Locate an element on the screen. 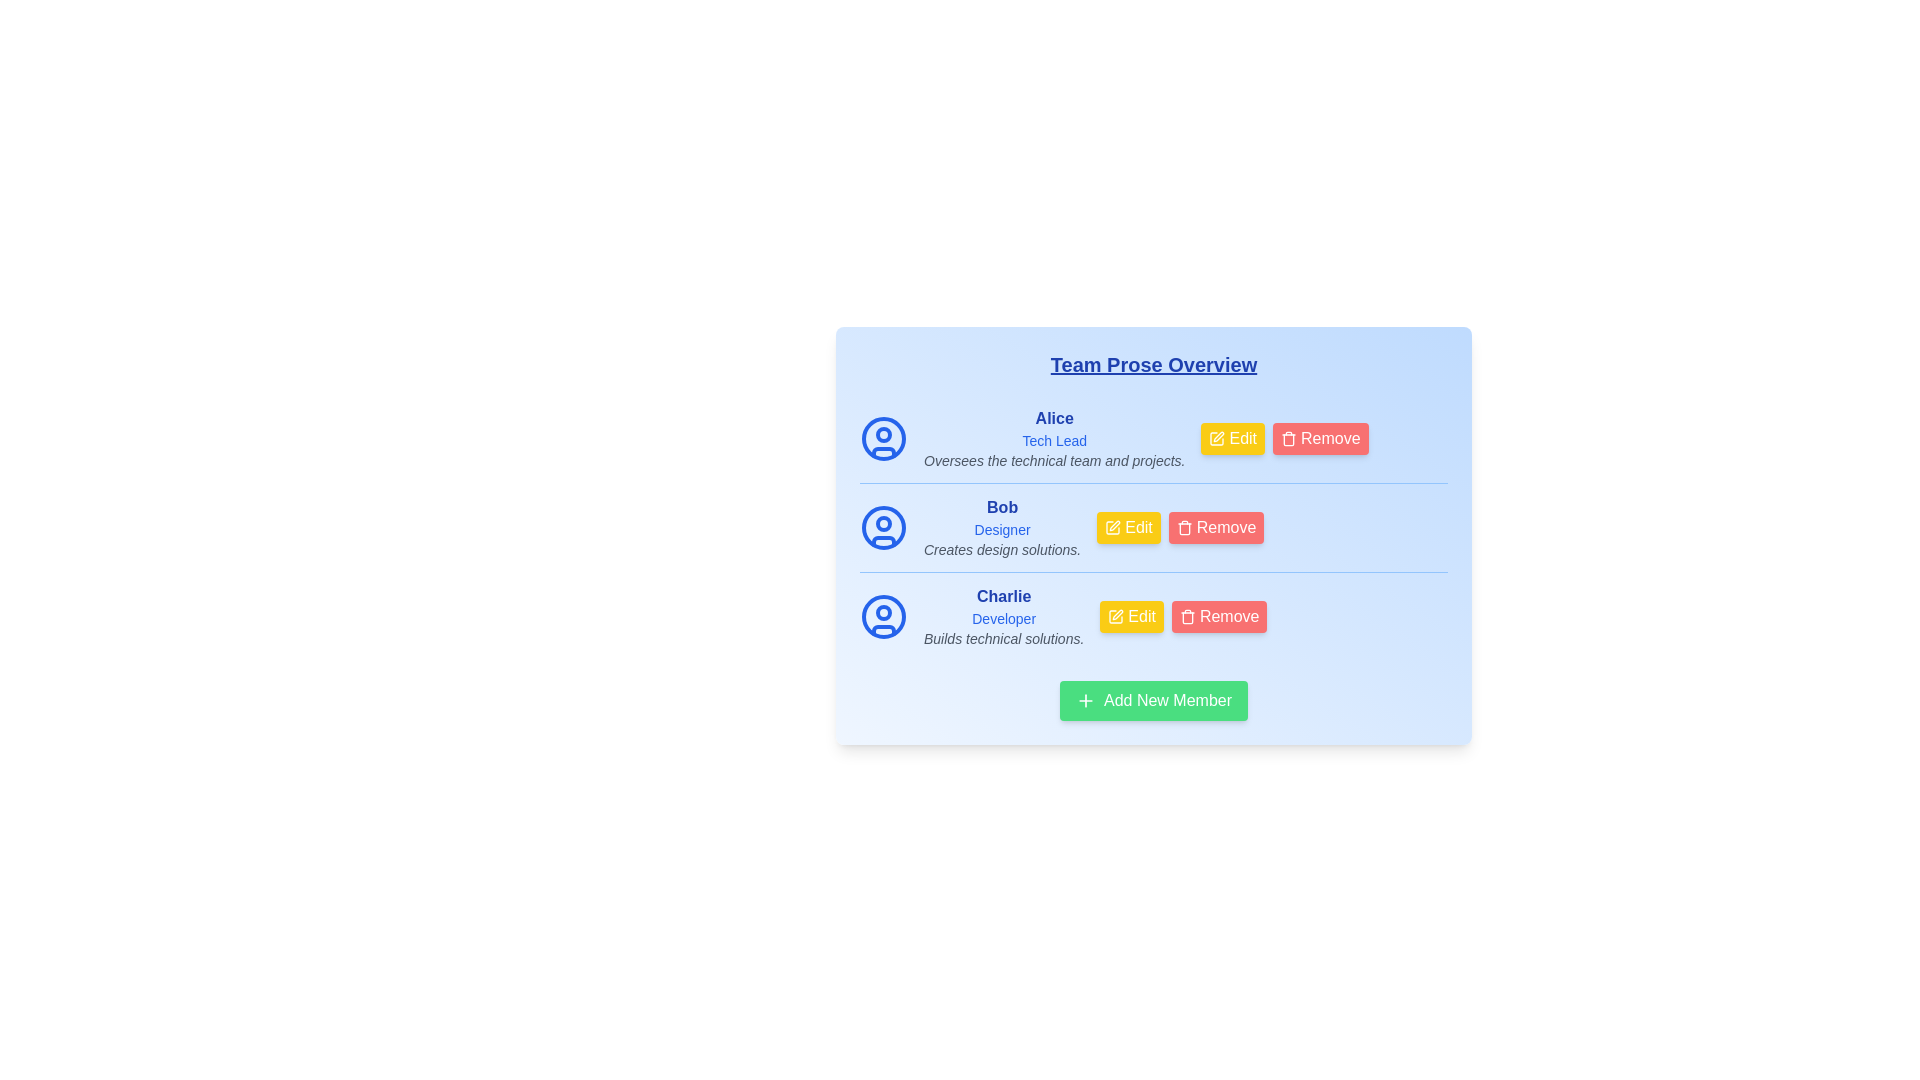 The width and height of the screenshot is (1920, 1080). the yellow 'Edit' button with white text is located at coordinates (1153, 546).